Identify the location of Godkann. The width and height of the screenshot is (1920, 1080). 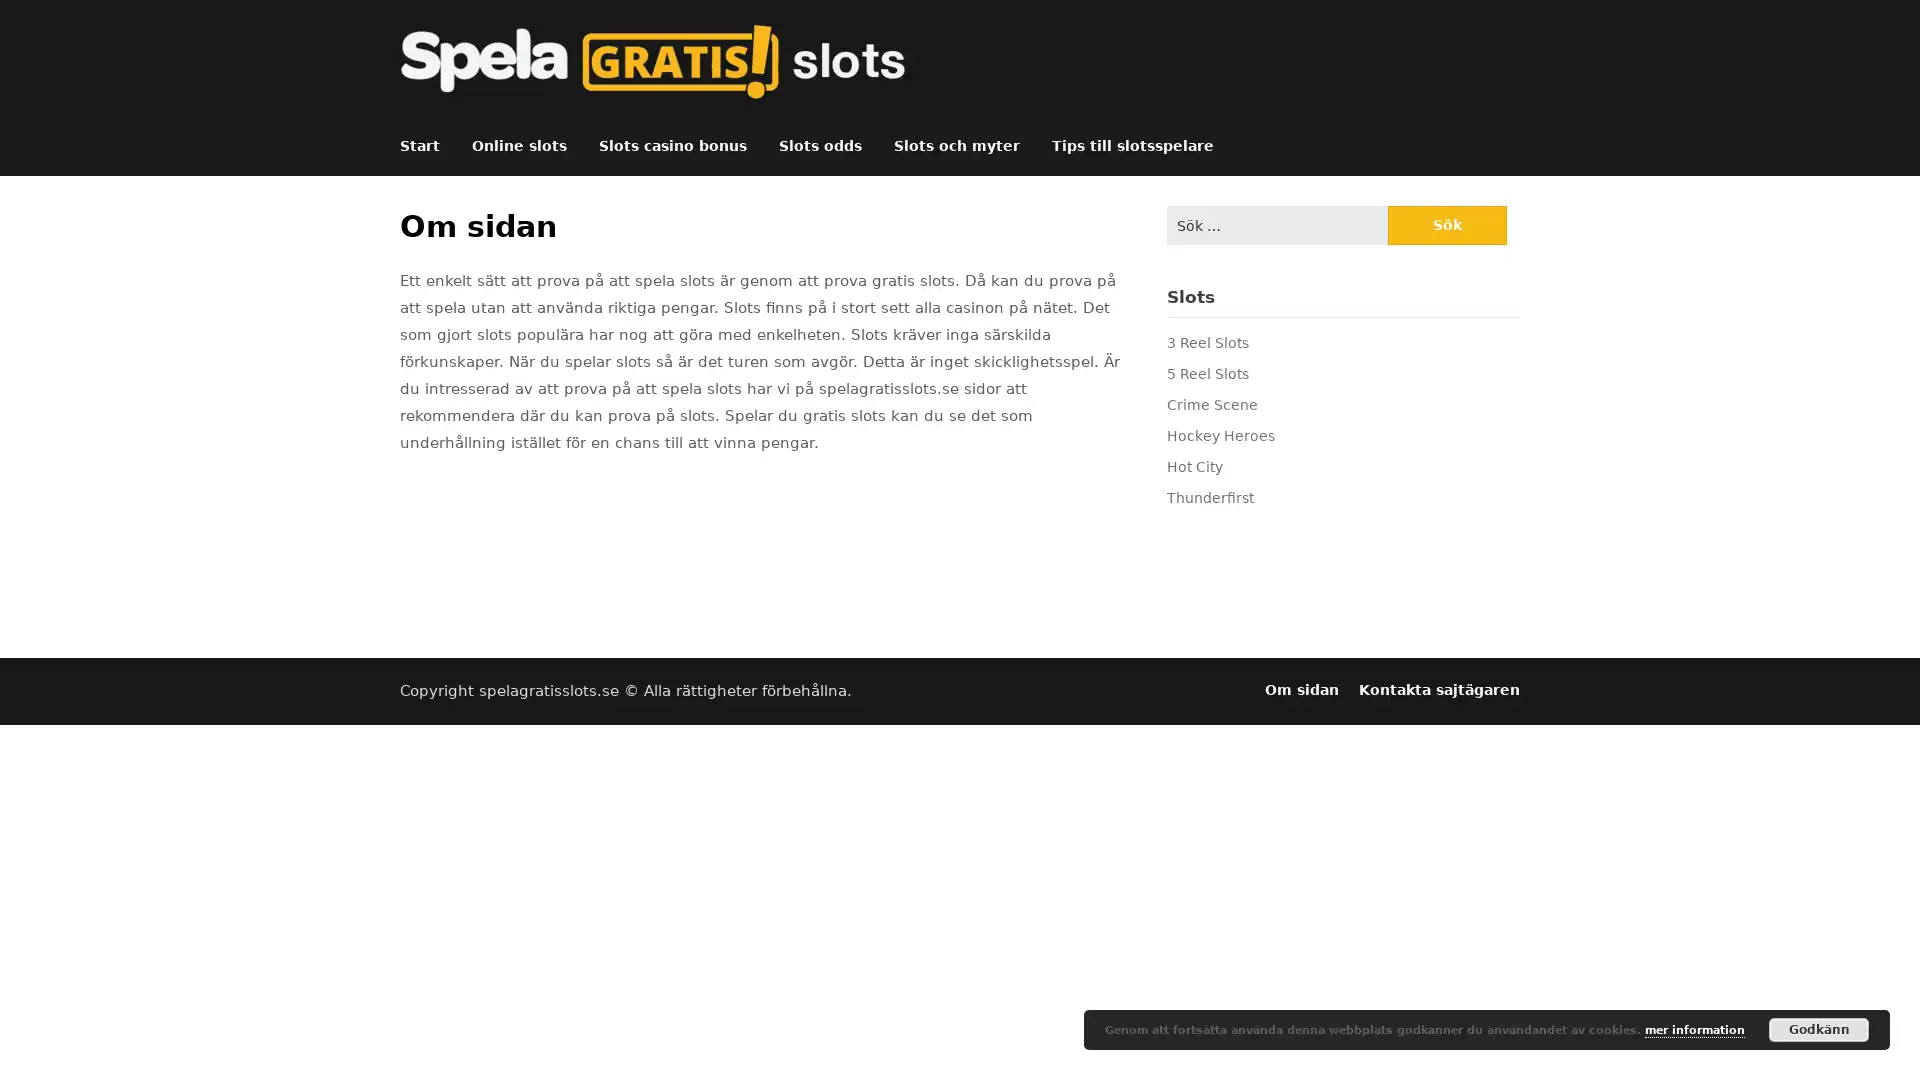
(1819, 1029).